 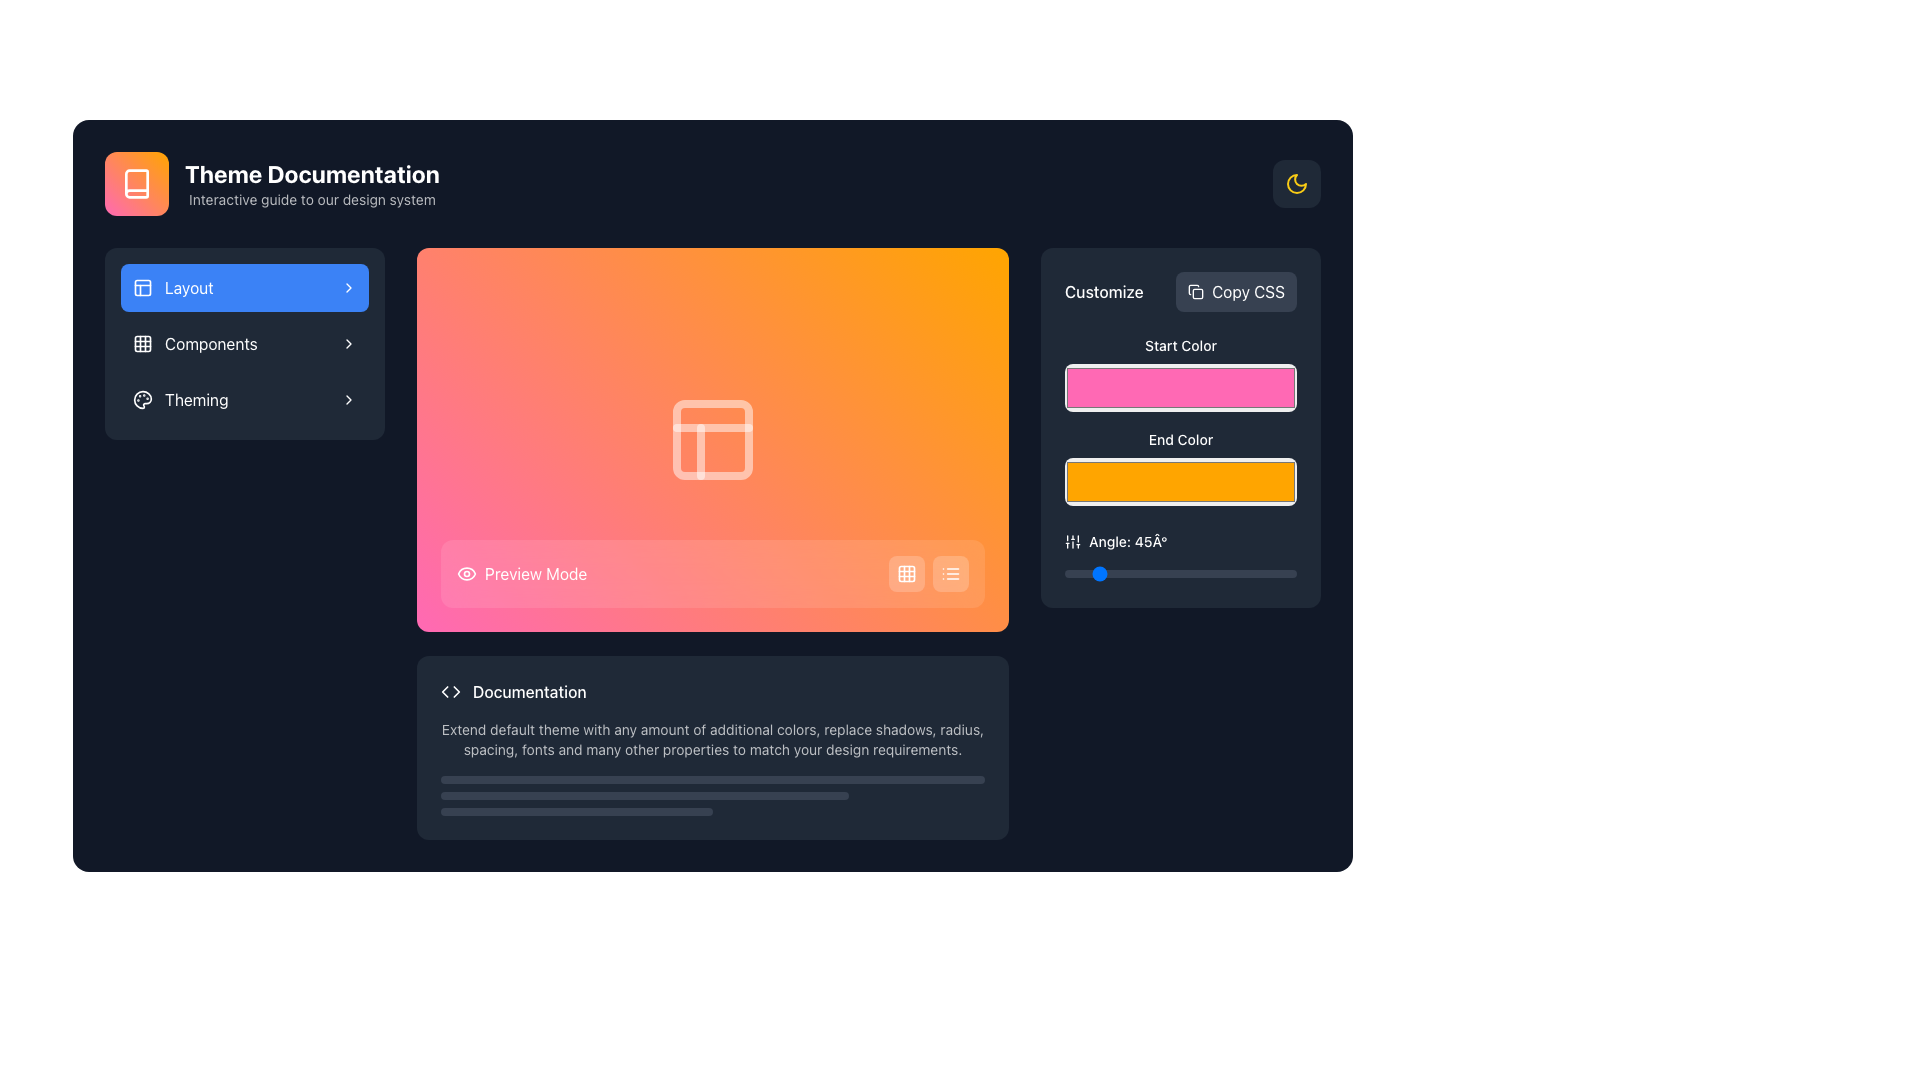 I want to click on the chevron icon indicating navigation for the 'Theming' menu, so click(x=349, y=400).